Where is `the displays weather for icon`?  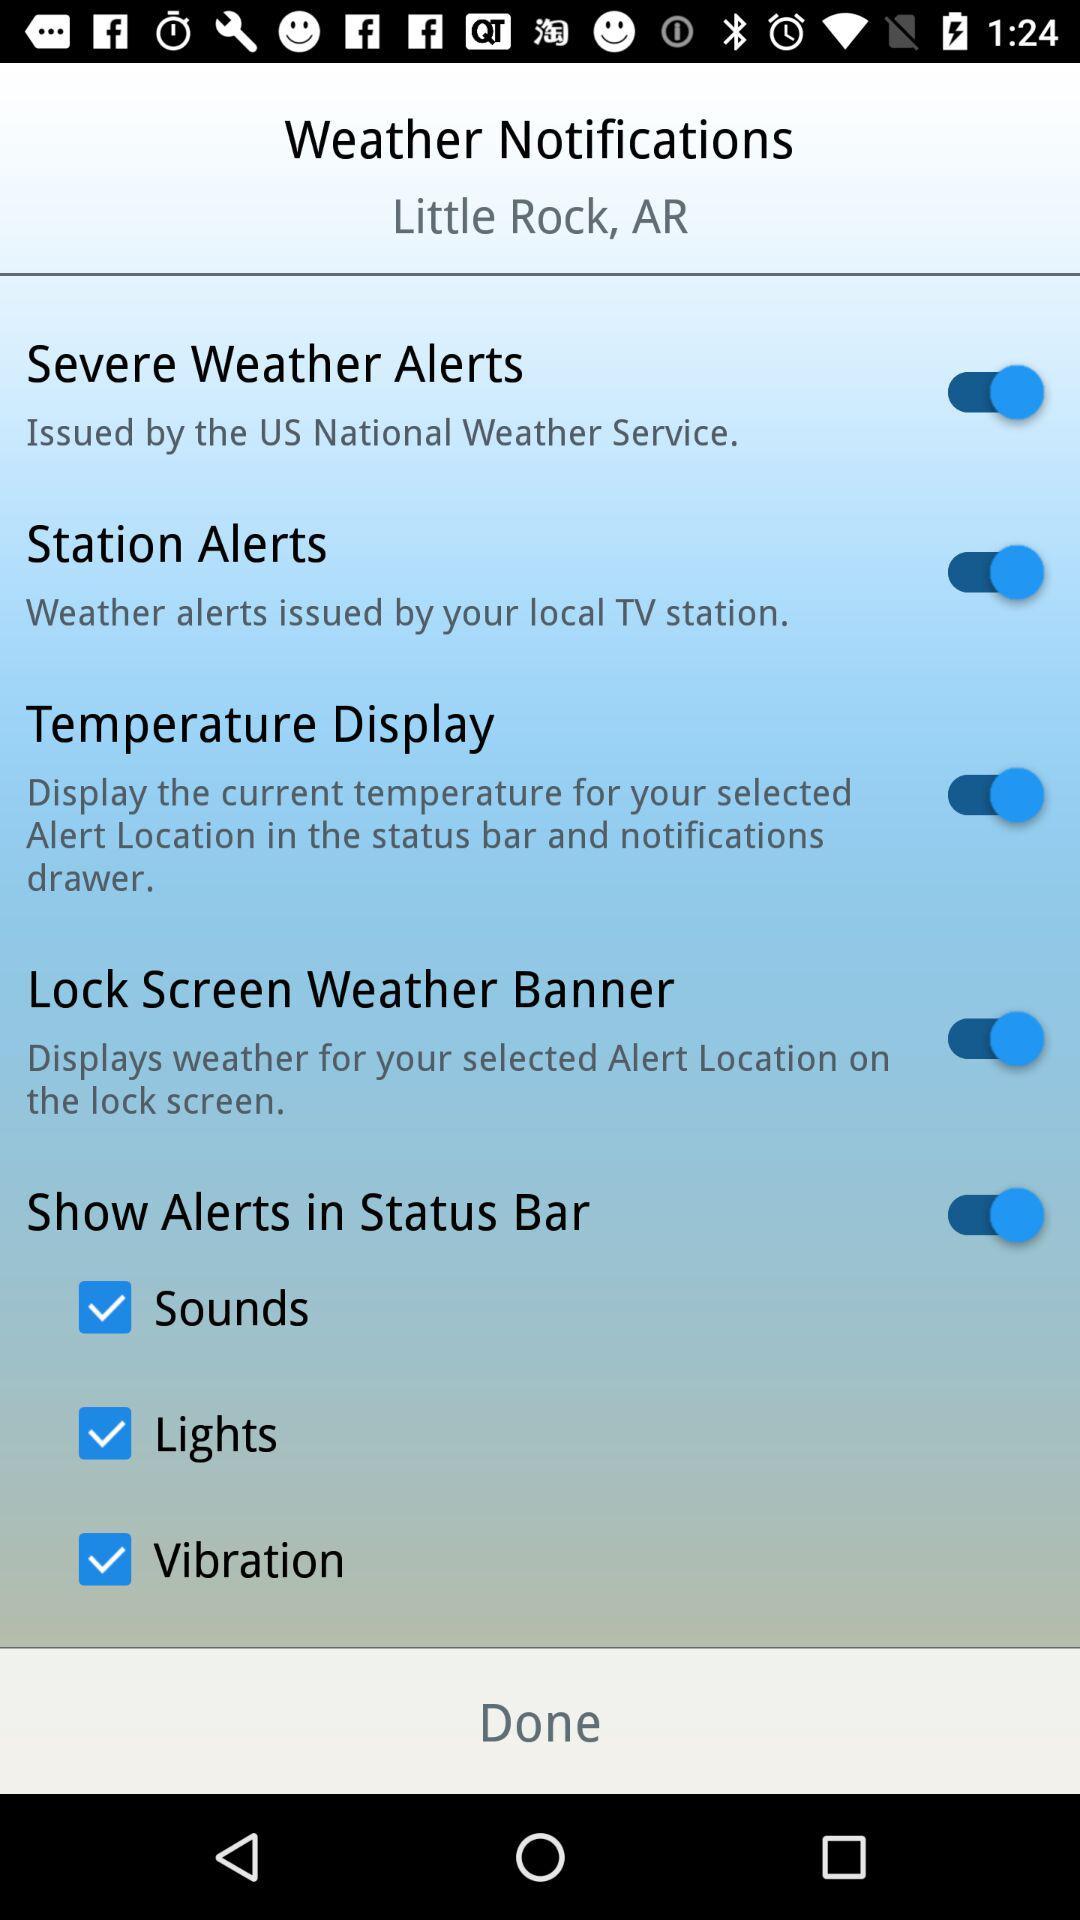 the displays weather for icon is located at coordinates (461, 1077).